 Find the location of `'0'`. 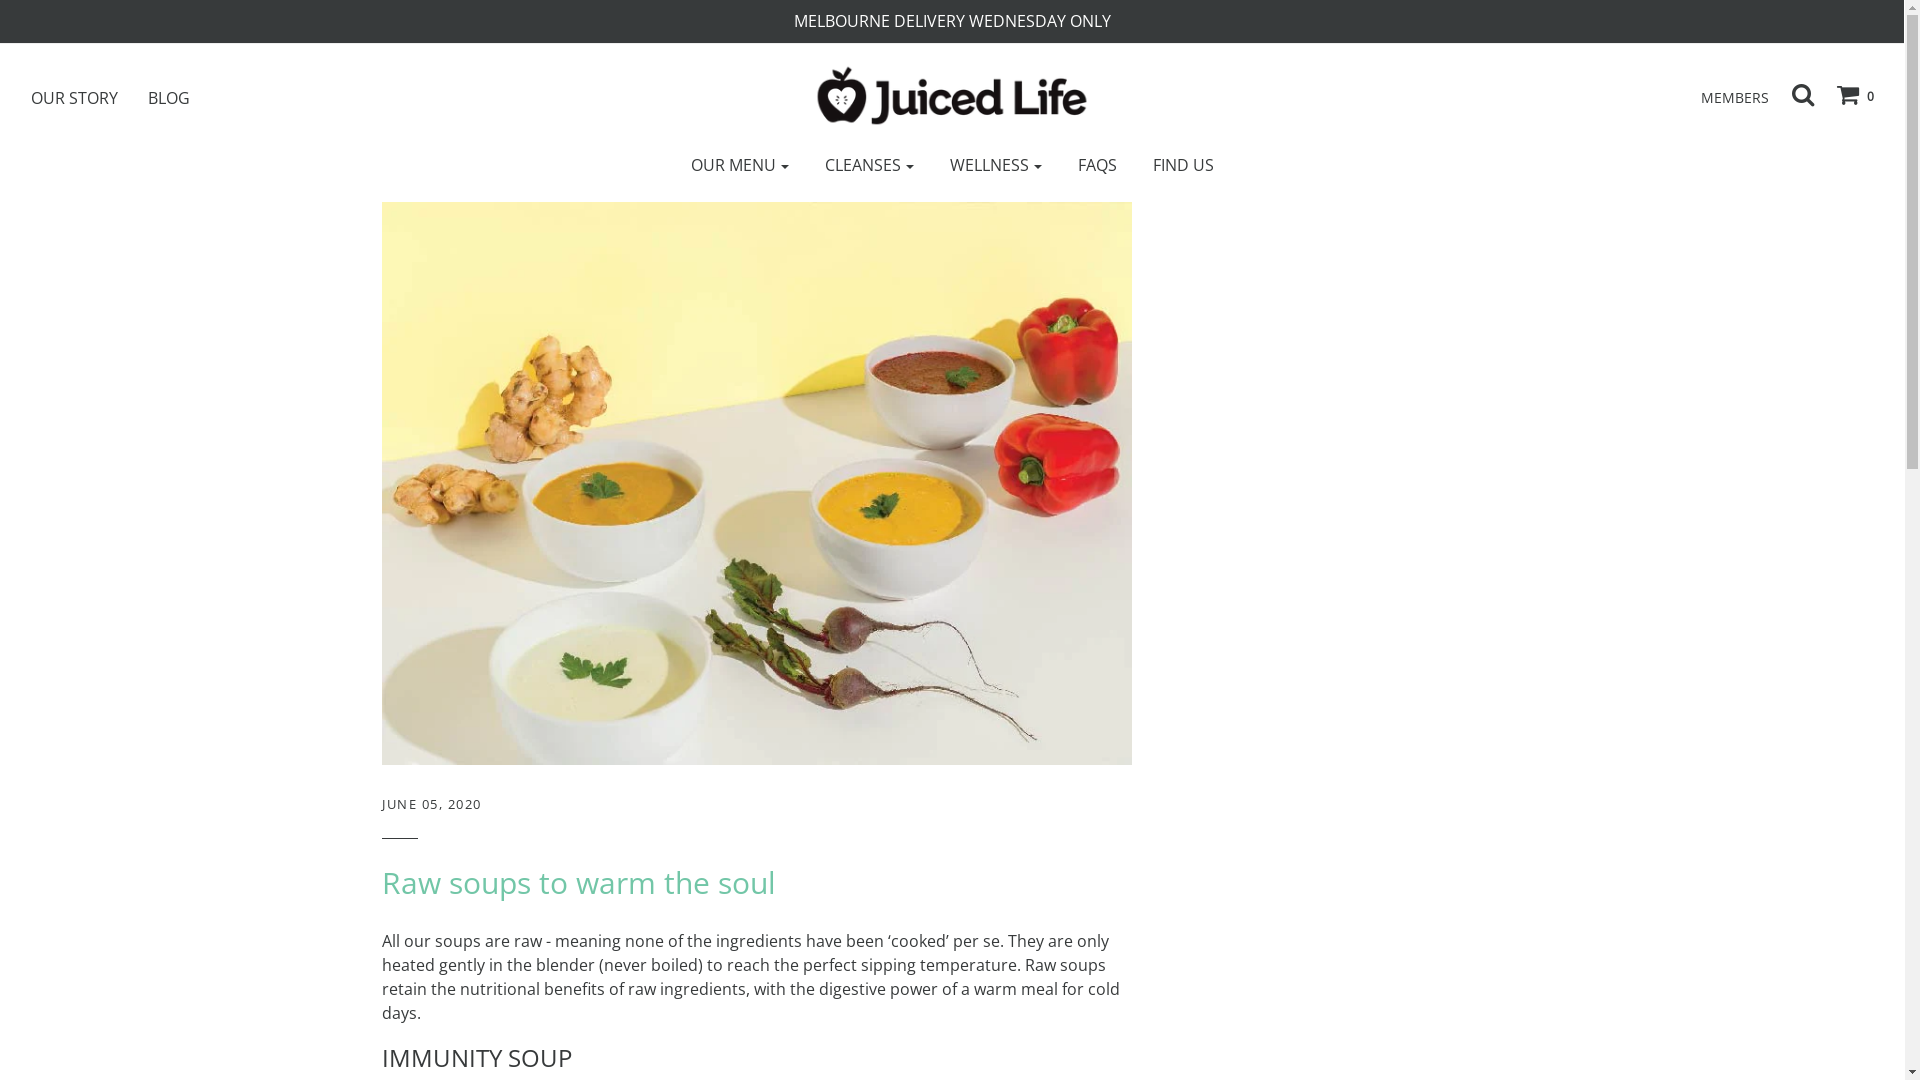

'0' is located at coordinates (1844, 93).